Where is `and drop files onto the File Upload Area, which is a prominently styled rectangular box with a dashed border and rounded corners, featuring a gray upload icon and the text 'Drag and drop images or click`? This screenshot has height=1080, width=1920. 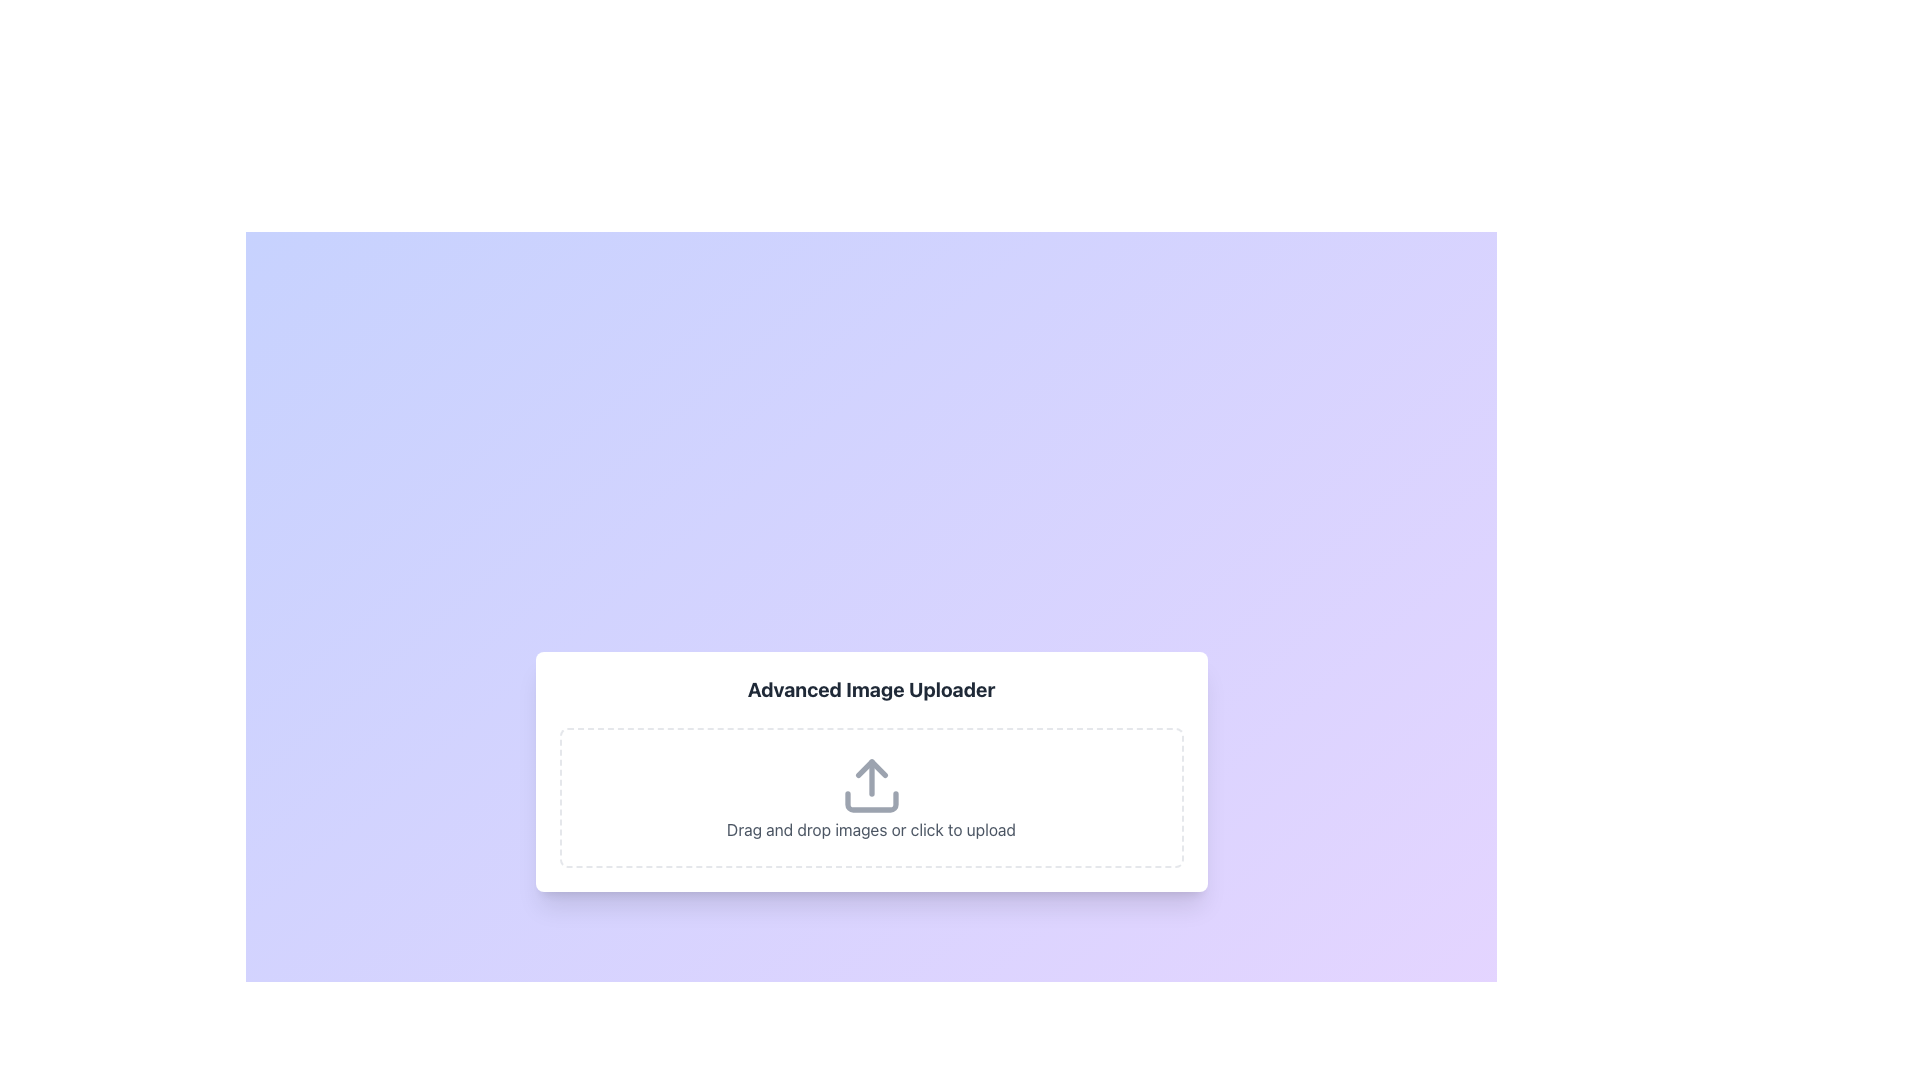 and drop files onto the File Upload Area, which is a prominently styled rectangular box with a dashed border and rounded corners, featuring a gray upload icon and the text 'Drag and drop images or click is located at coordinates (871, 797).